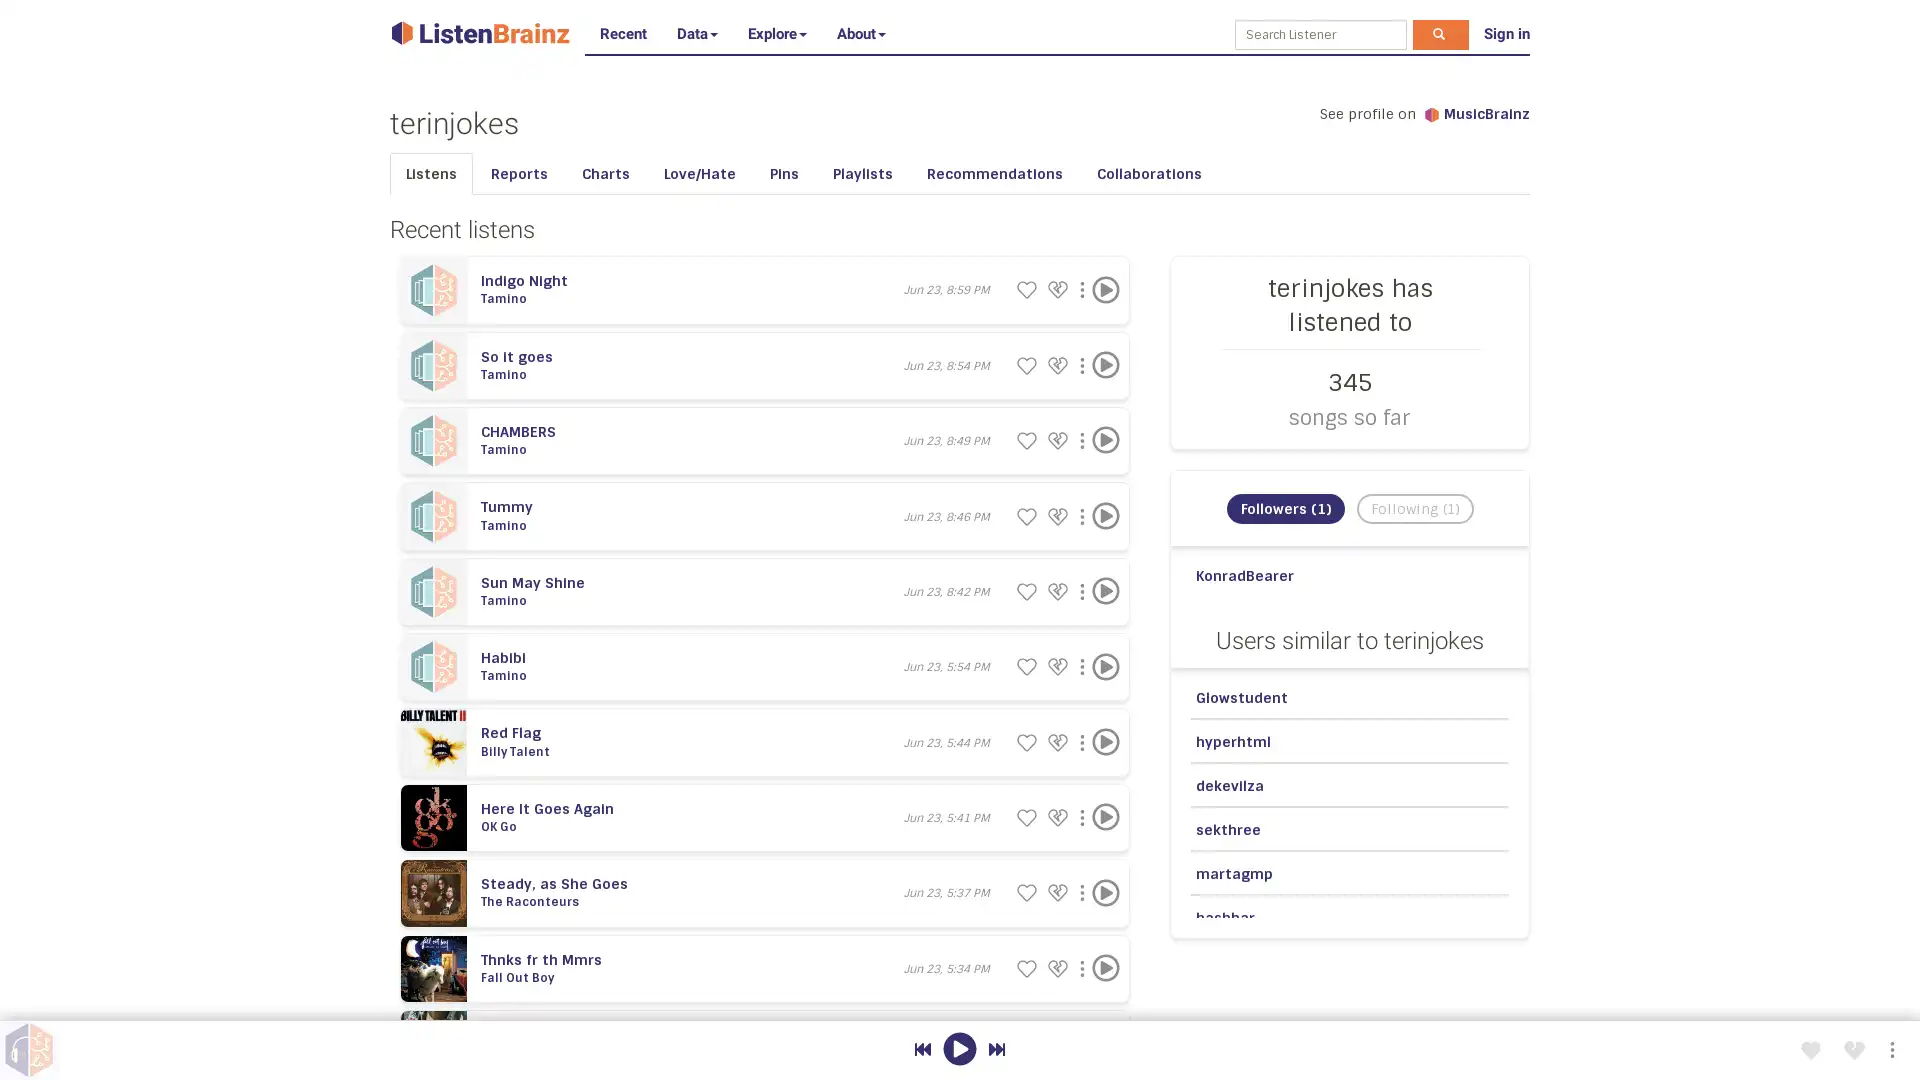 The height and width of the screenshot is (1080, 1920). Describe the element at coordinates (1104, 892) in the screenshot. I see `Play` at that location.